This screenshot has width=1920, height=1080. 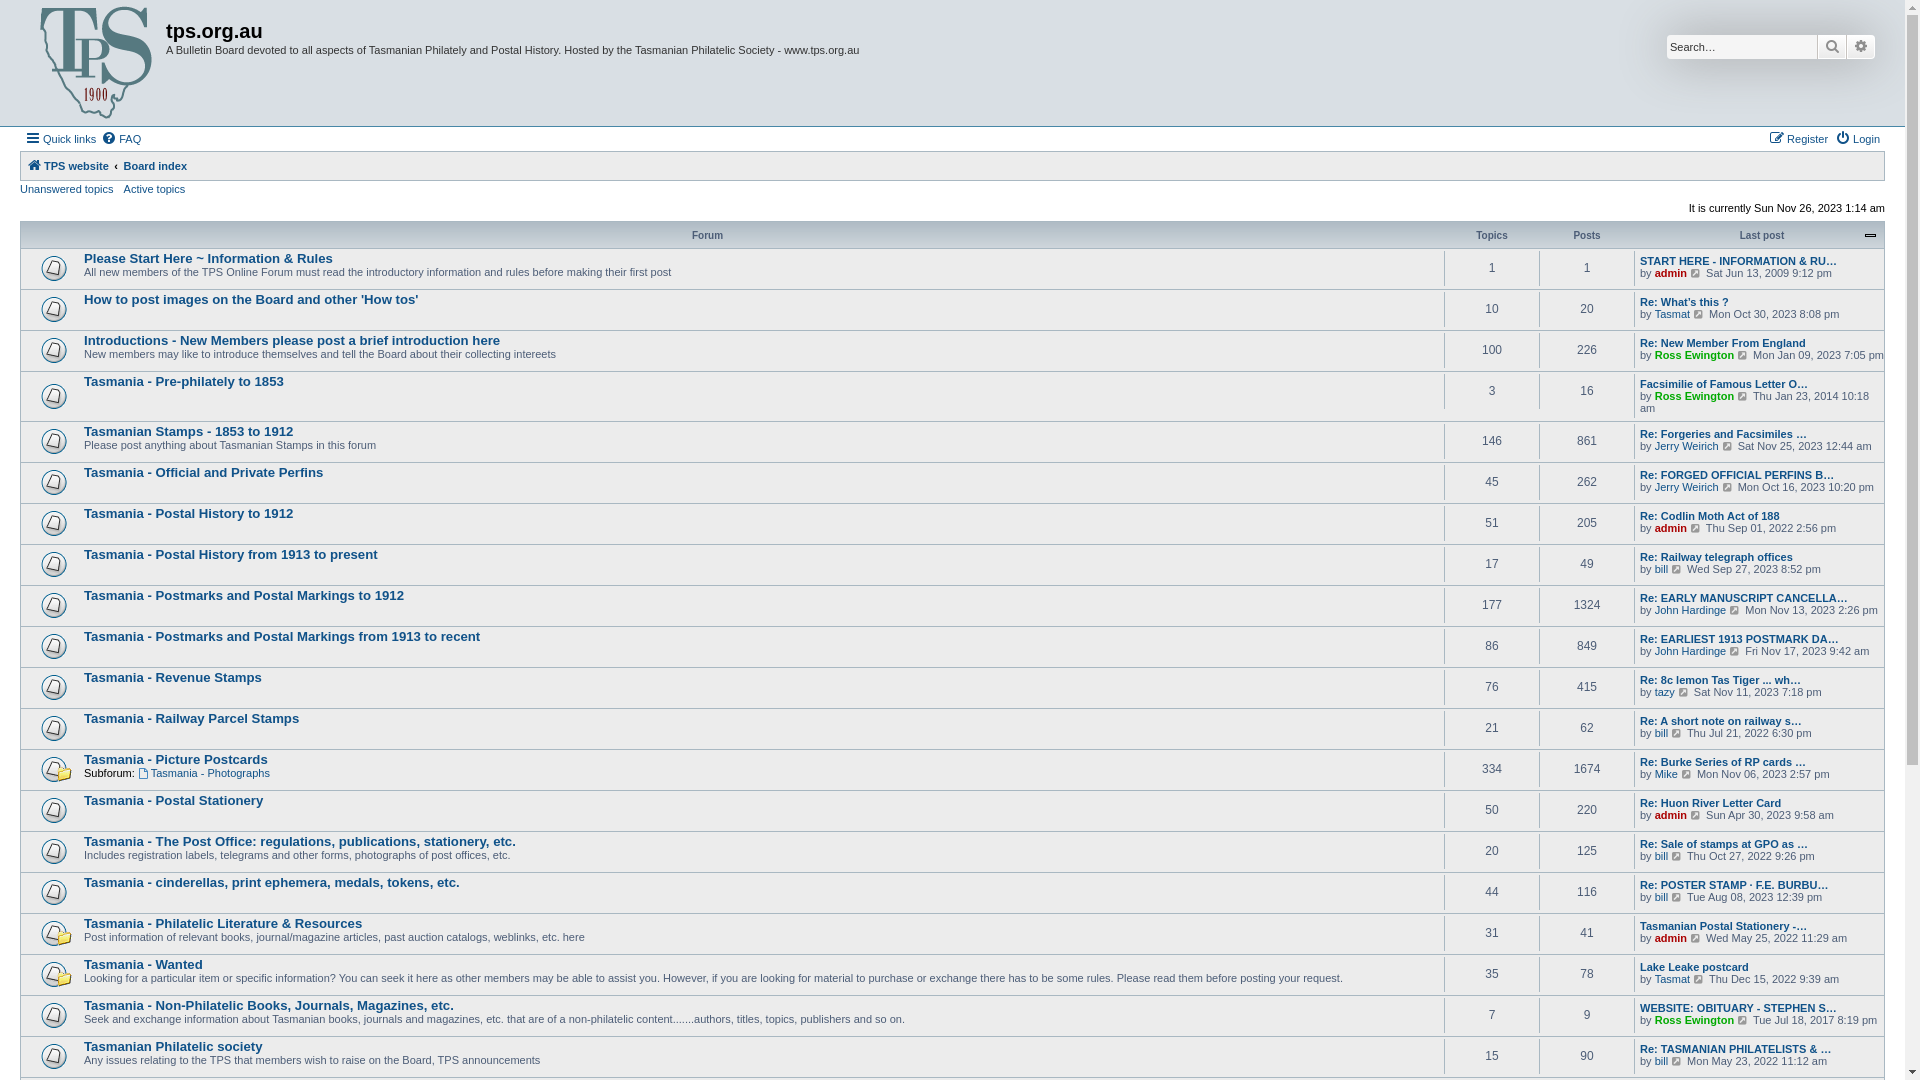 What do you see at coordinates (82, 923) in the screenshot?
I see `'Tasmania - Philatelic Literature & Resources'` at bounding box center [82, 923].